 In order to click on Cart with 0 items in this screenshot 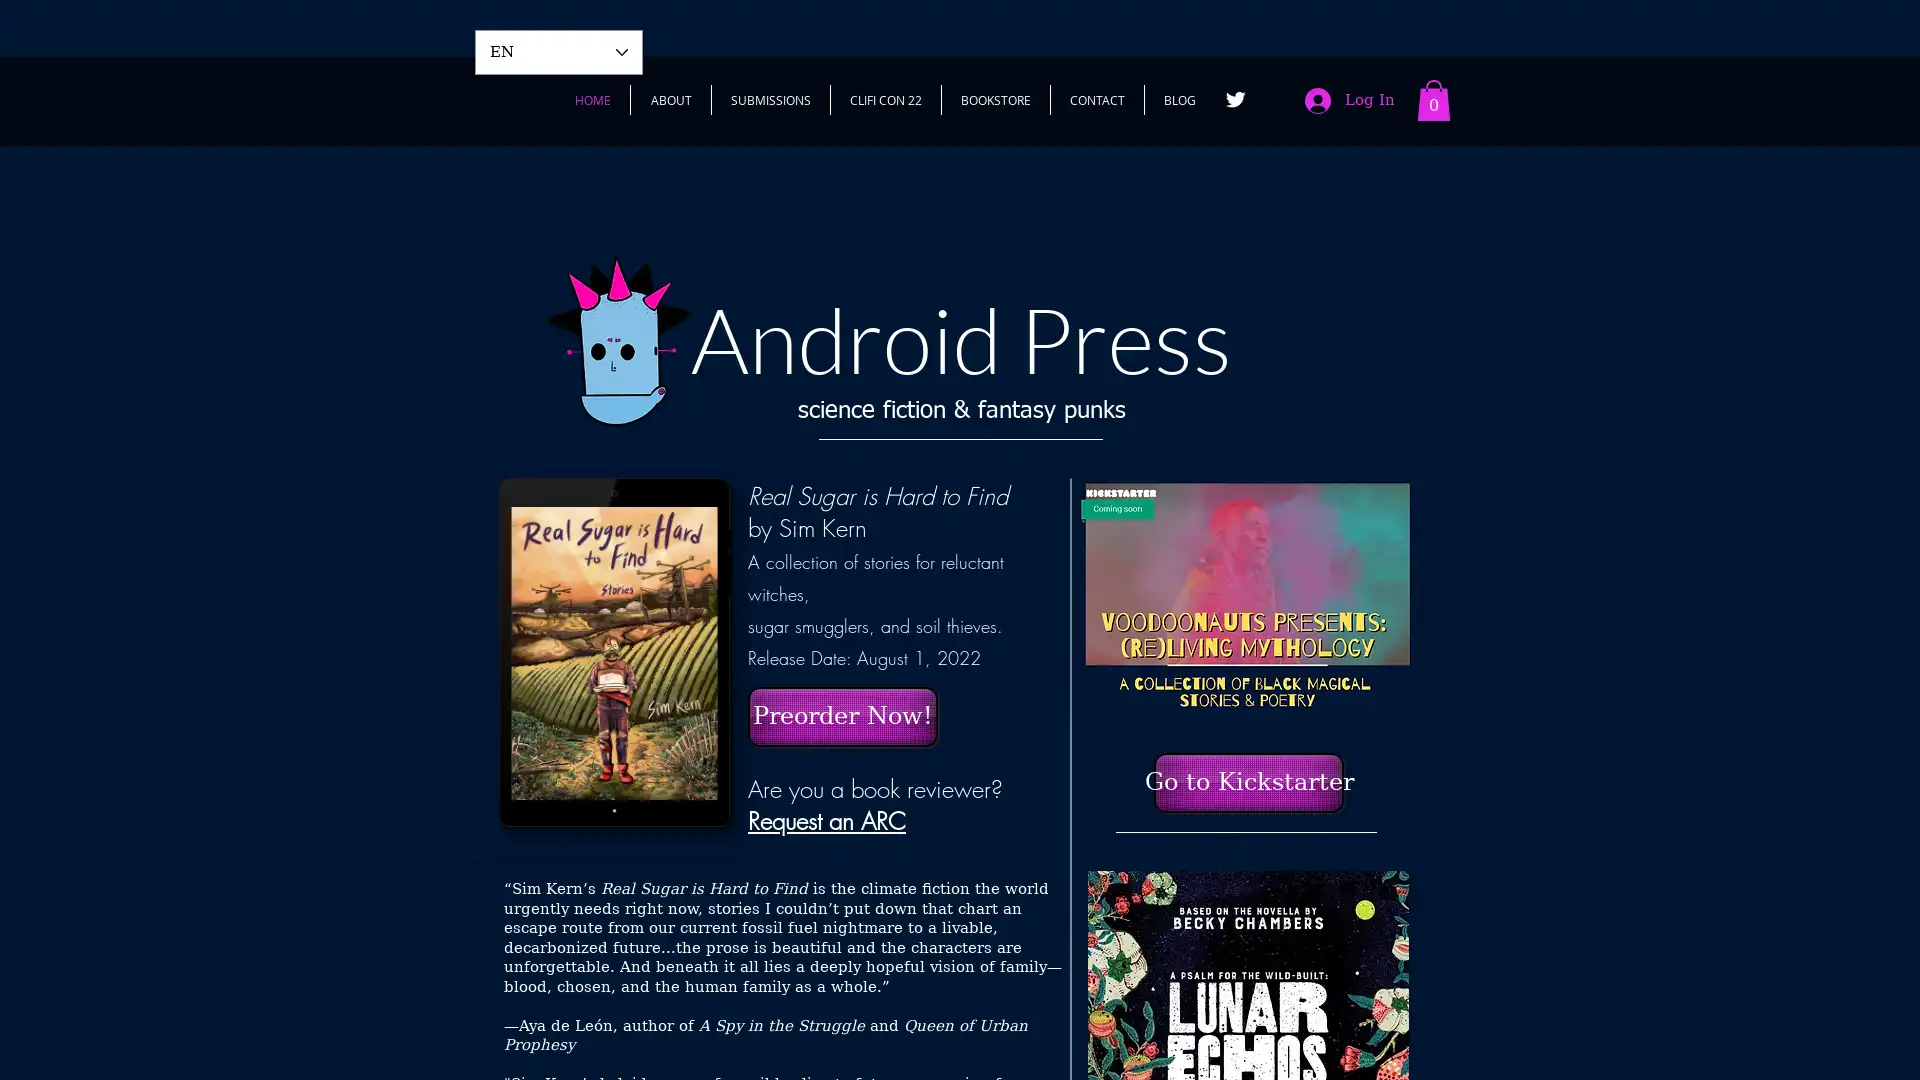, I will do `click(1433, 100)`.